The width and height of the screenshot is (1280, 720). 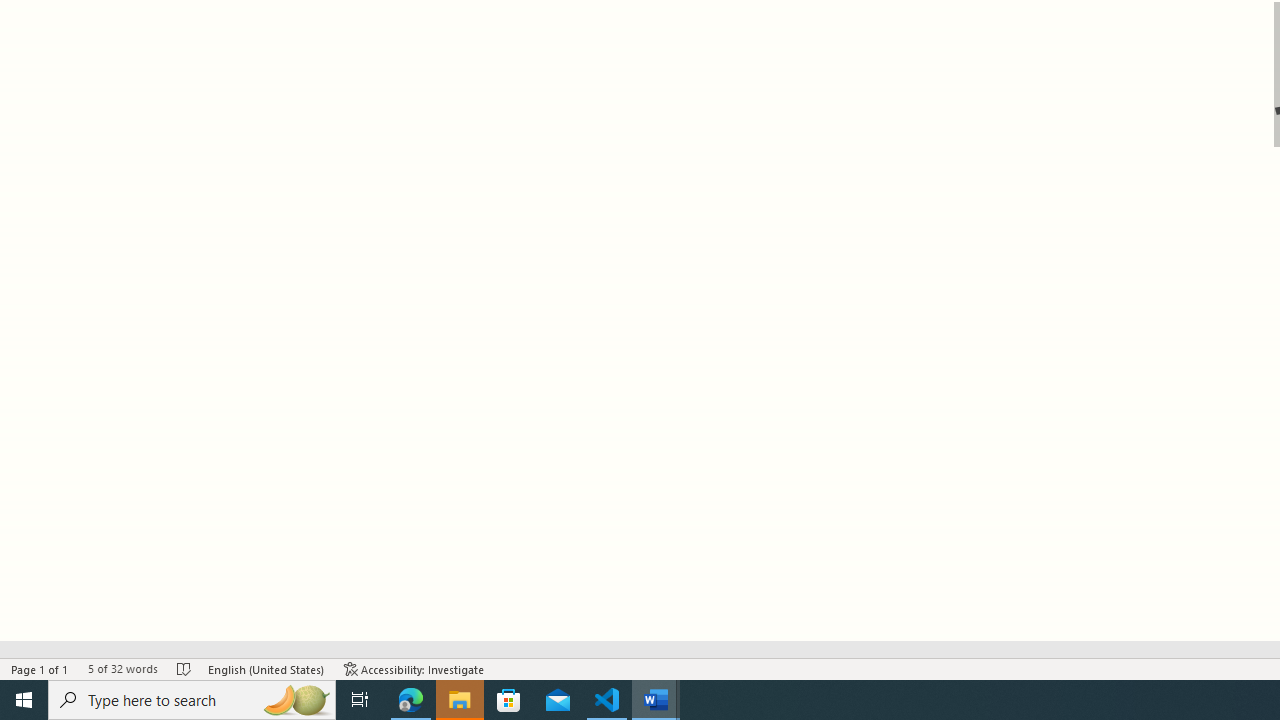 What do you see at coordinates (413, 669) in the screenshot?
I see `'Accessibility Checker Accessibility: Investigate'` at bounding box center [413, 669].